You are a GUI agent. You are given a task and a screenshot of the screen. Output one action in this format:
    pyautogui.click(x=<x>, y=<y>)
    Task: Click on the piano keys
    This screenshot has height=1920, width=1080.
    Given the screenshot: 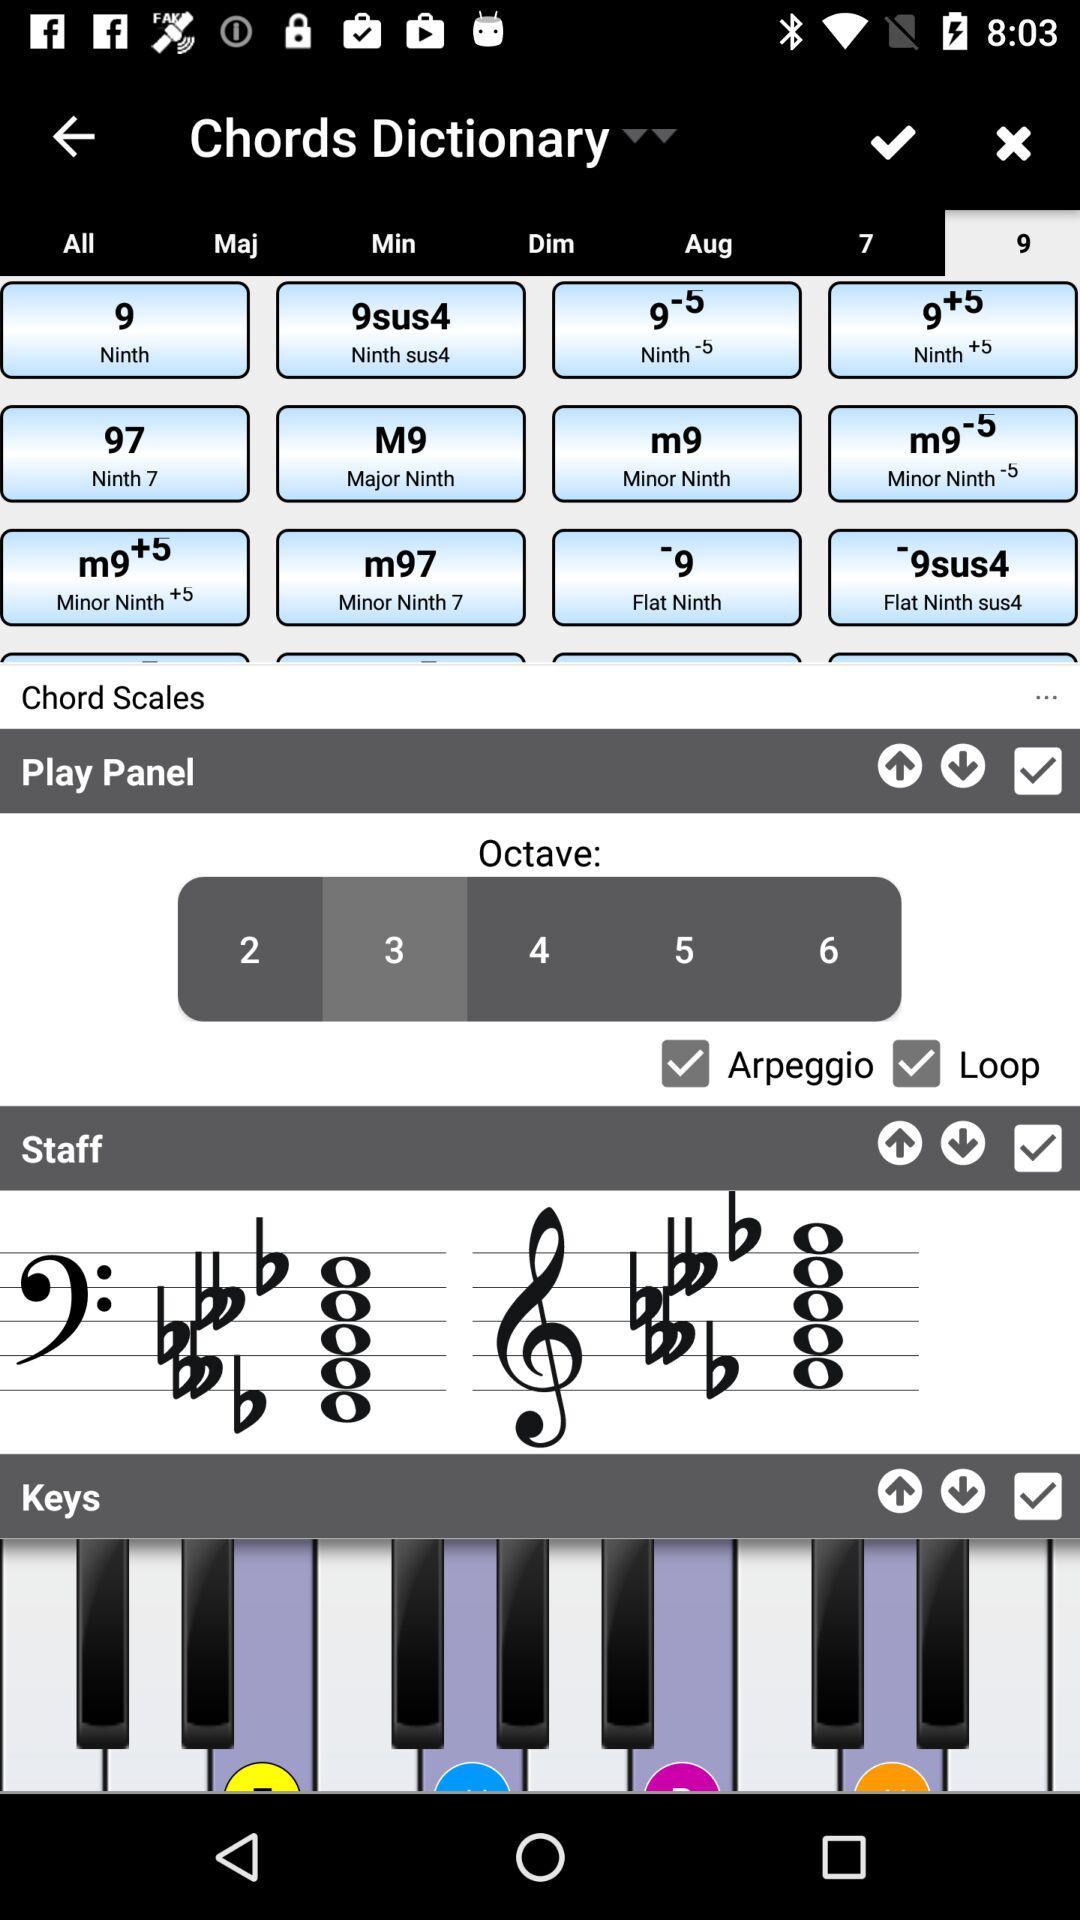 What is the action you would take?
    pyautogui.click(x=207, y=1643)
    